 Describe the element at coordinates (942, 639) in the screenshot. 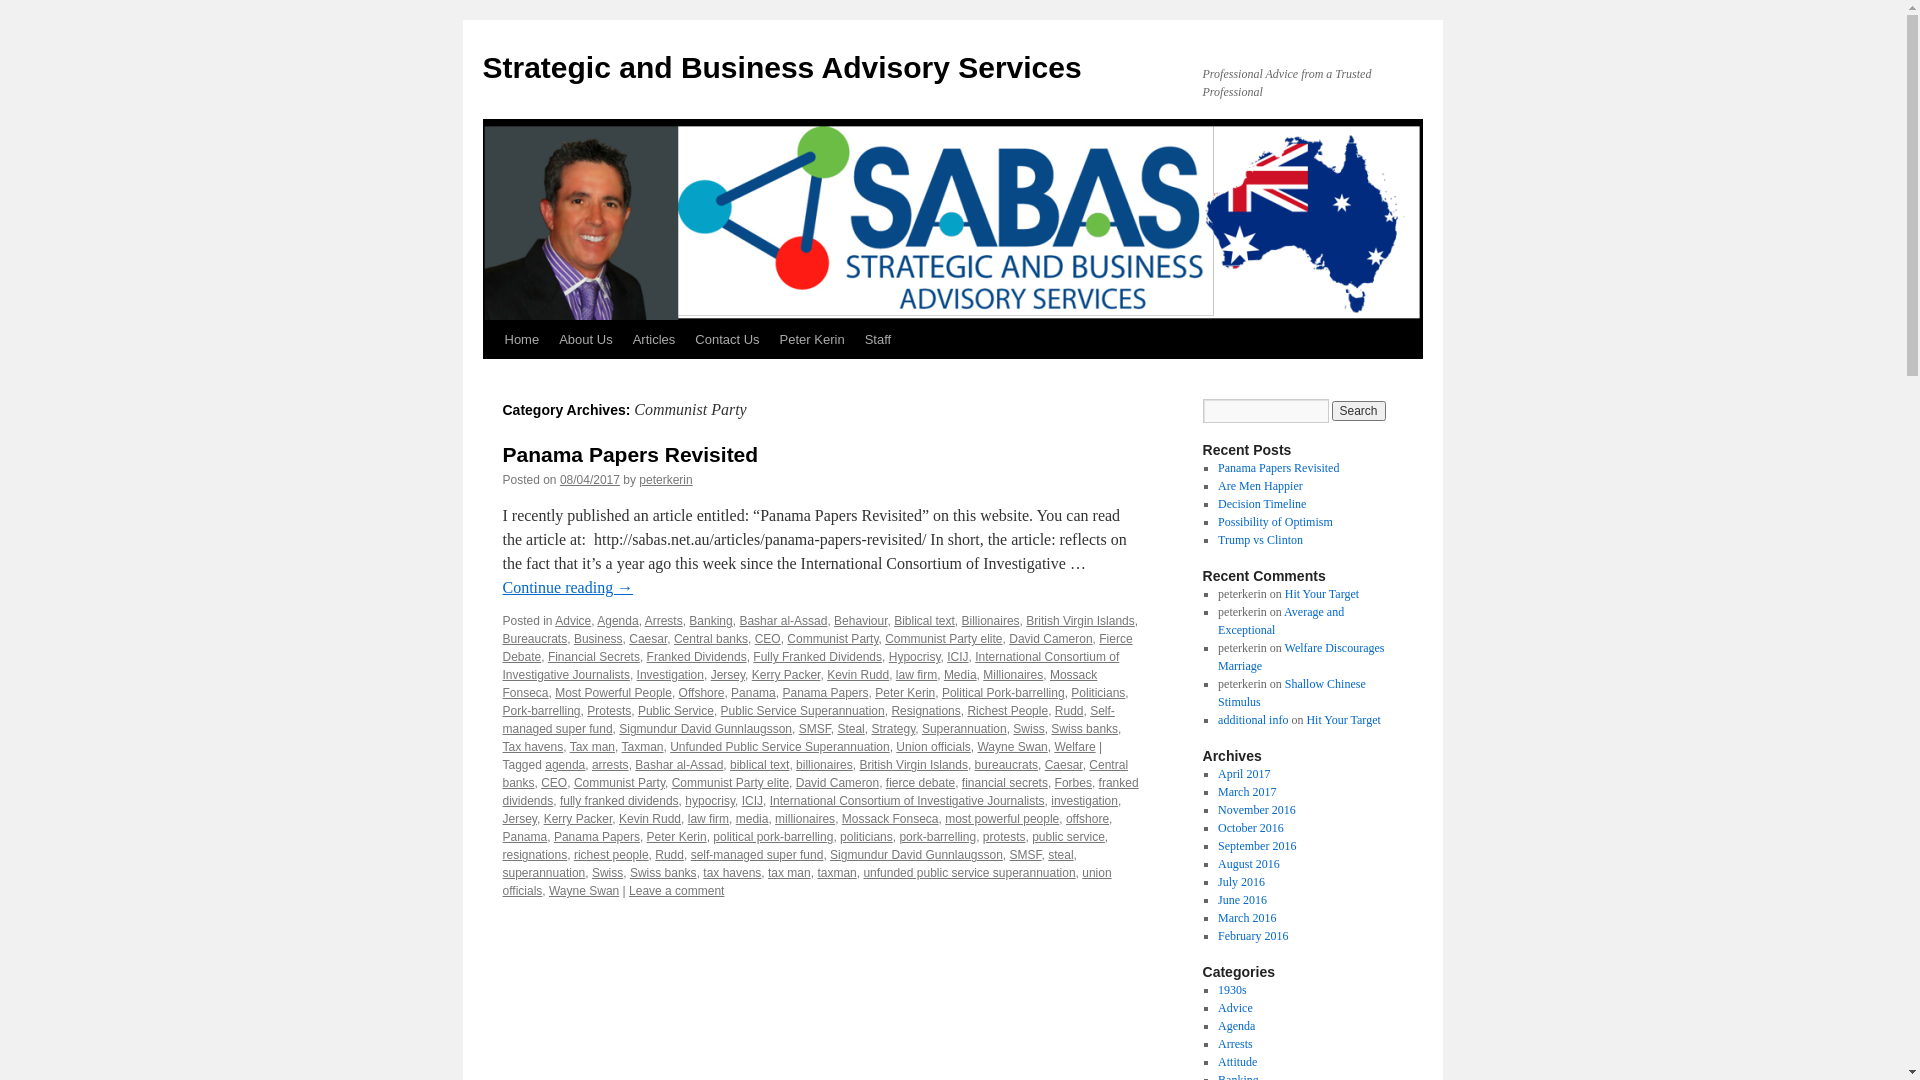

I see `'Communist Party elite'` at that location.